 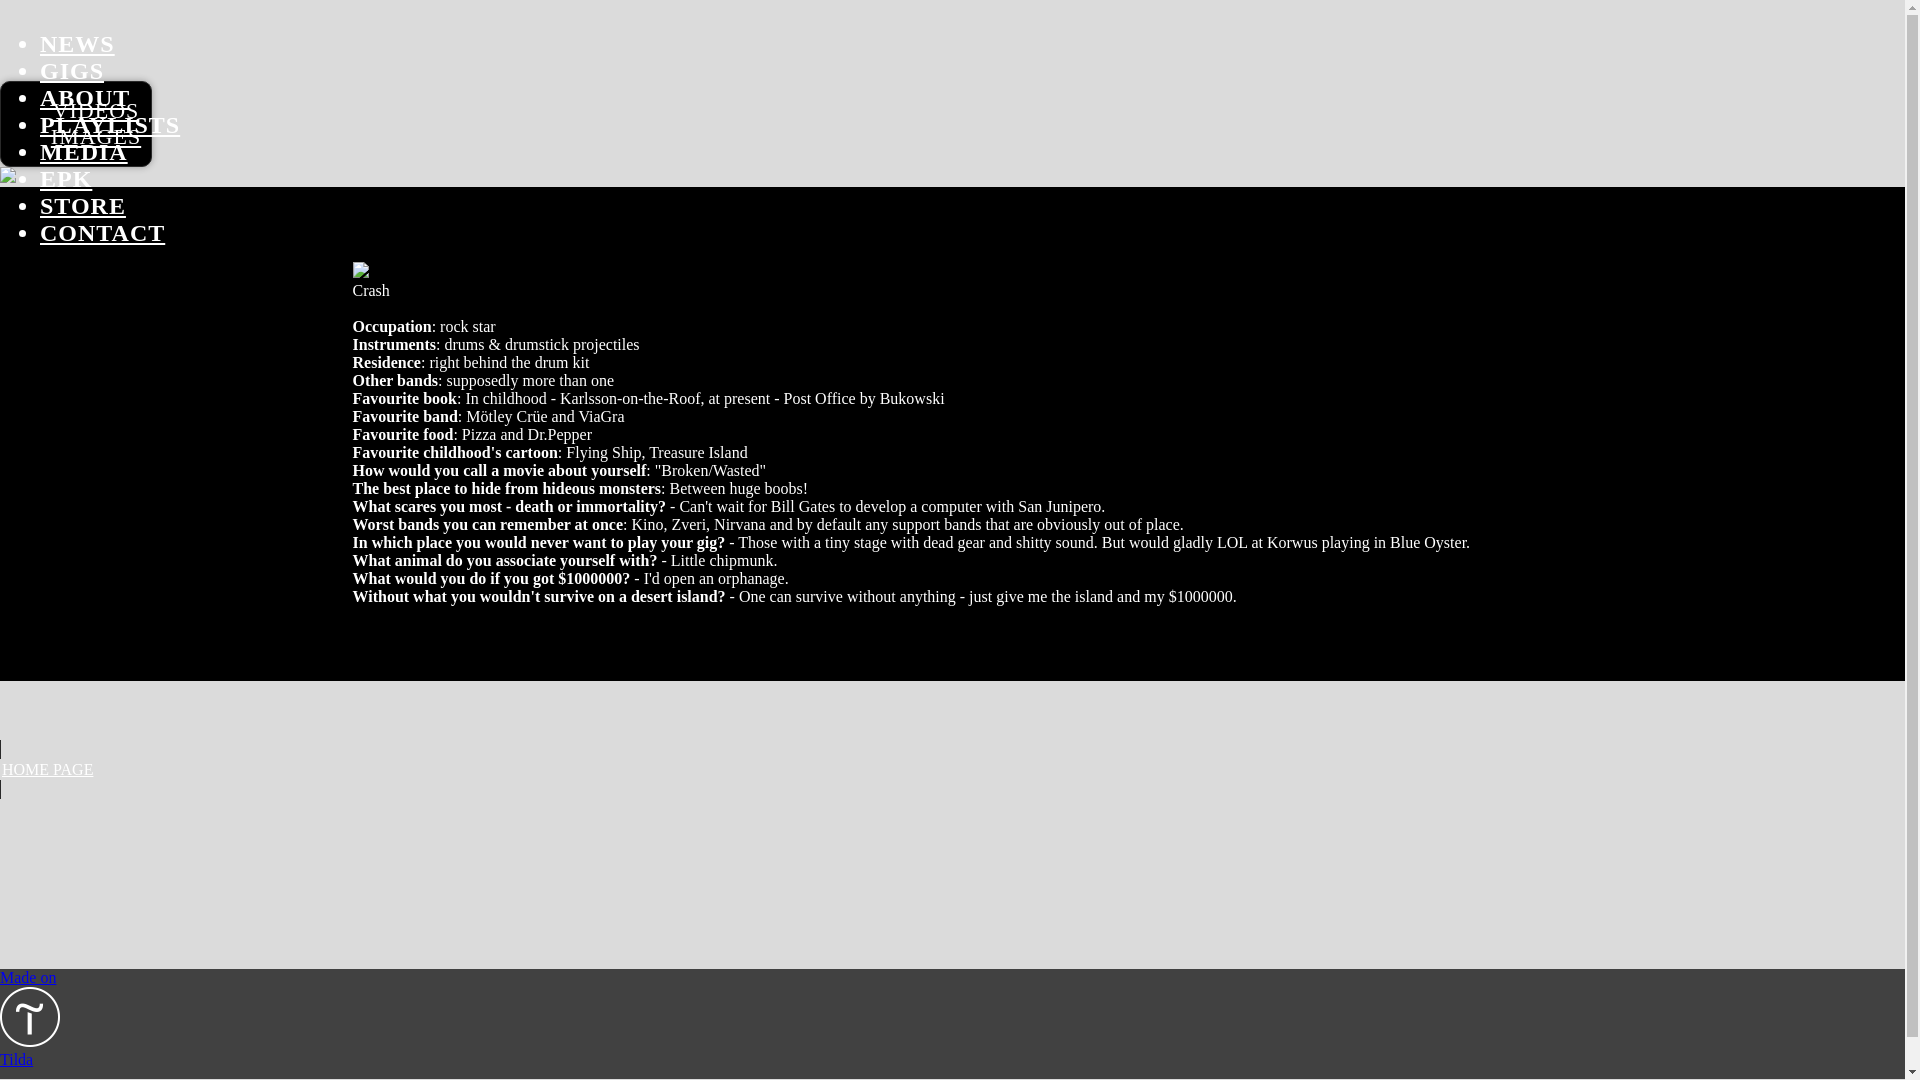 I want to click on 'VIDEOS', so click(x=95, y=110).